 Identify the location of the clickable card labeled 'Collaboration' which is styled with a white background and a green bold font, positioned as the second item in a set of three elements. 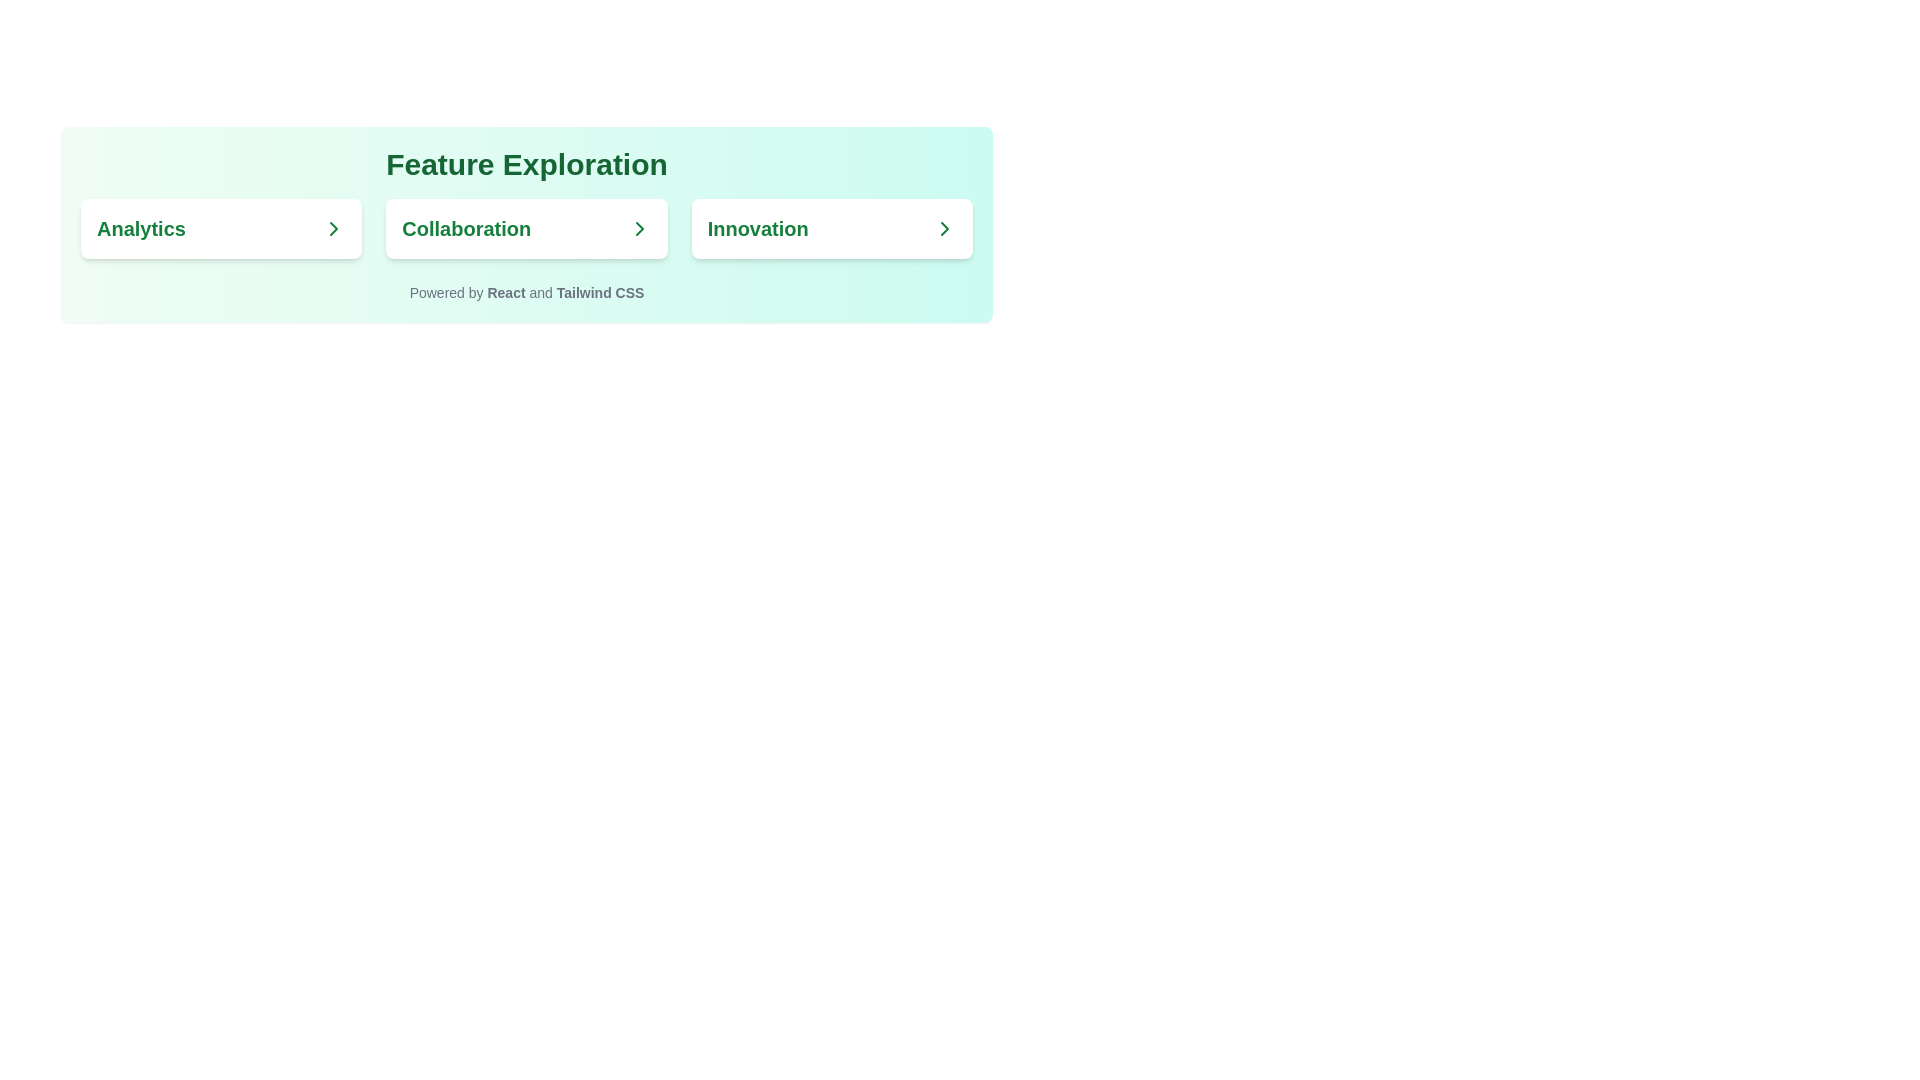
(527, 227).